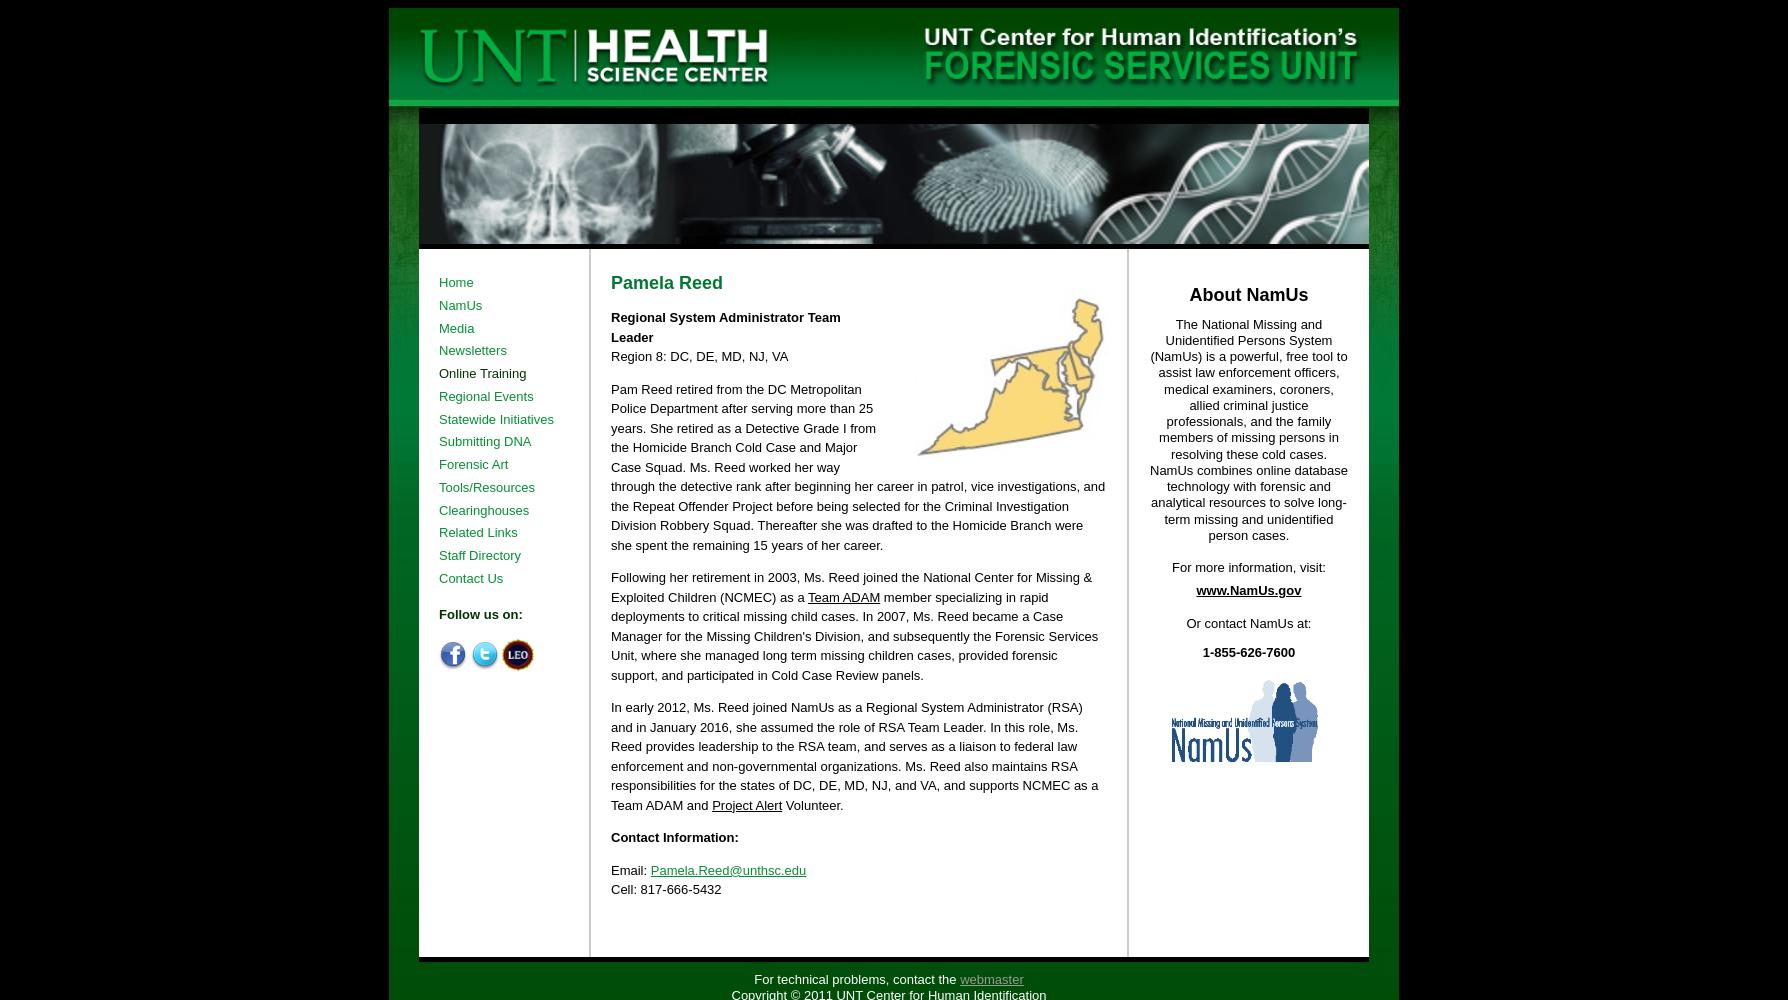  Describe the element at coordinates (1247, 429) in the screenshot. I see `'The National Missing and Unidentified Persons System (NamUs) is a powerful, free tool to assist law enforcement officers, medical examiners, coroners, allied criminal justice professionals, and the family members of missing persons in resolving these cold cases. NamUs combines online database technology with forensic and analytical resources to solve long-term missing and unidentified person cases.'` at that location.